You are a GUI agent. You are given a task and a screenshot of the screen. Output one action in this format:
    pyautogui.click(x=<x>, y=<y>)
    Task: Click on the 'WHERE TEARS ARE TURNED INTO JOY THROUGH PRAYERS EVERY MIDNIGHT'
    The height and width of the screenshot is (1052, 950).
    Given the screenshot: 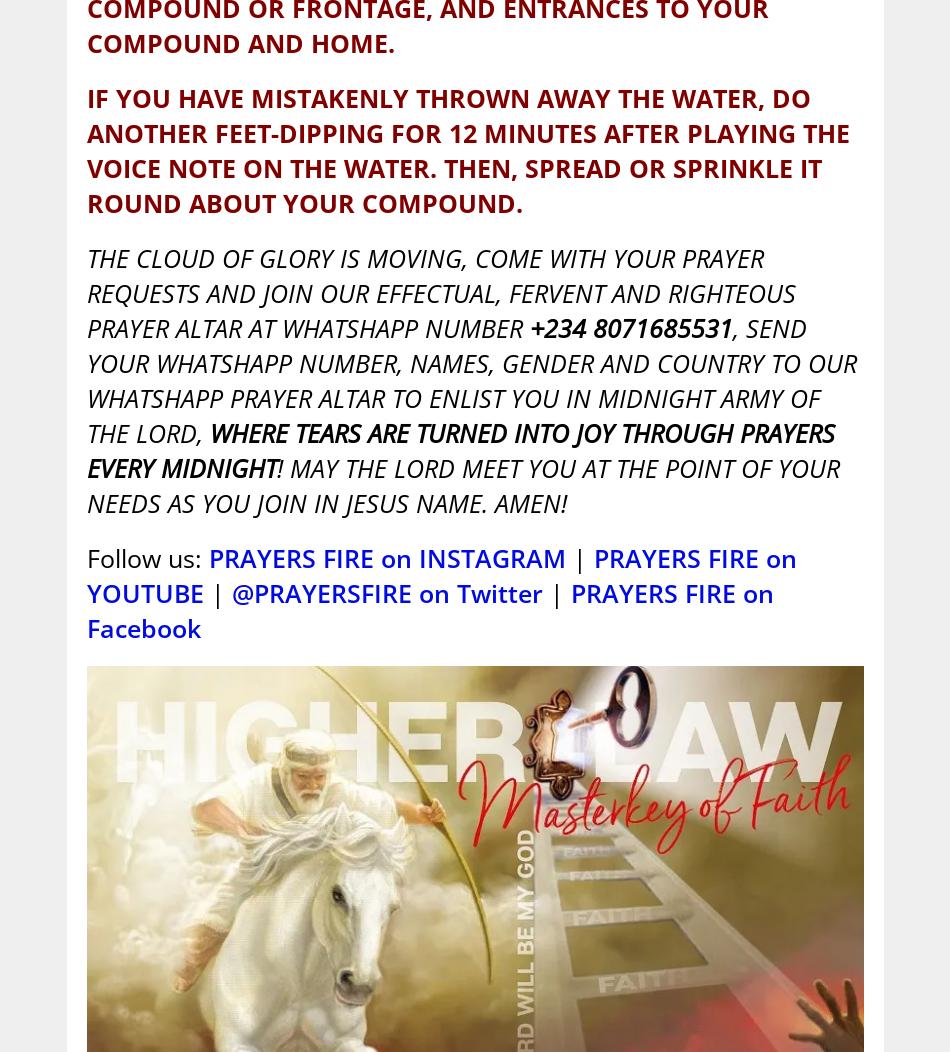 What is the action you would take?
    pyautogui.click(x=458, y=450)
    